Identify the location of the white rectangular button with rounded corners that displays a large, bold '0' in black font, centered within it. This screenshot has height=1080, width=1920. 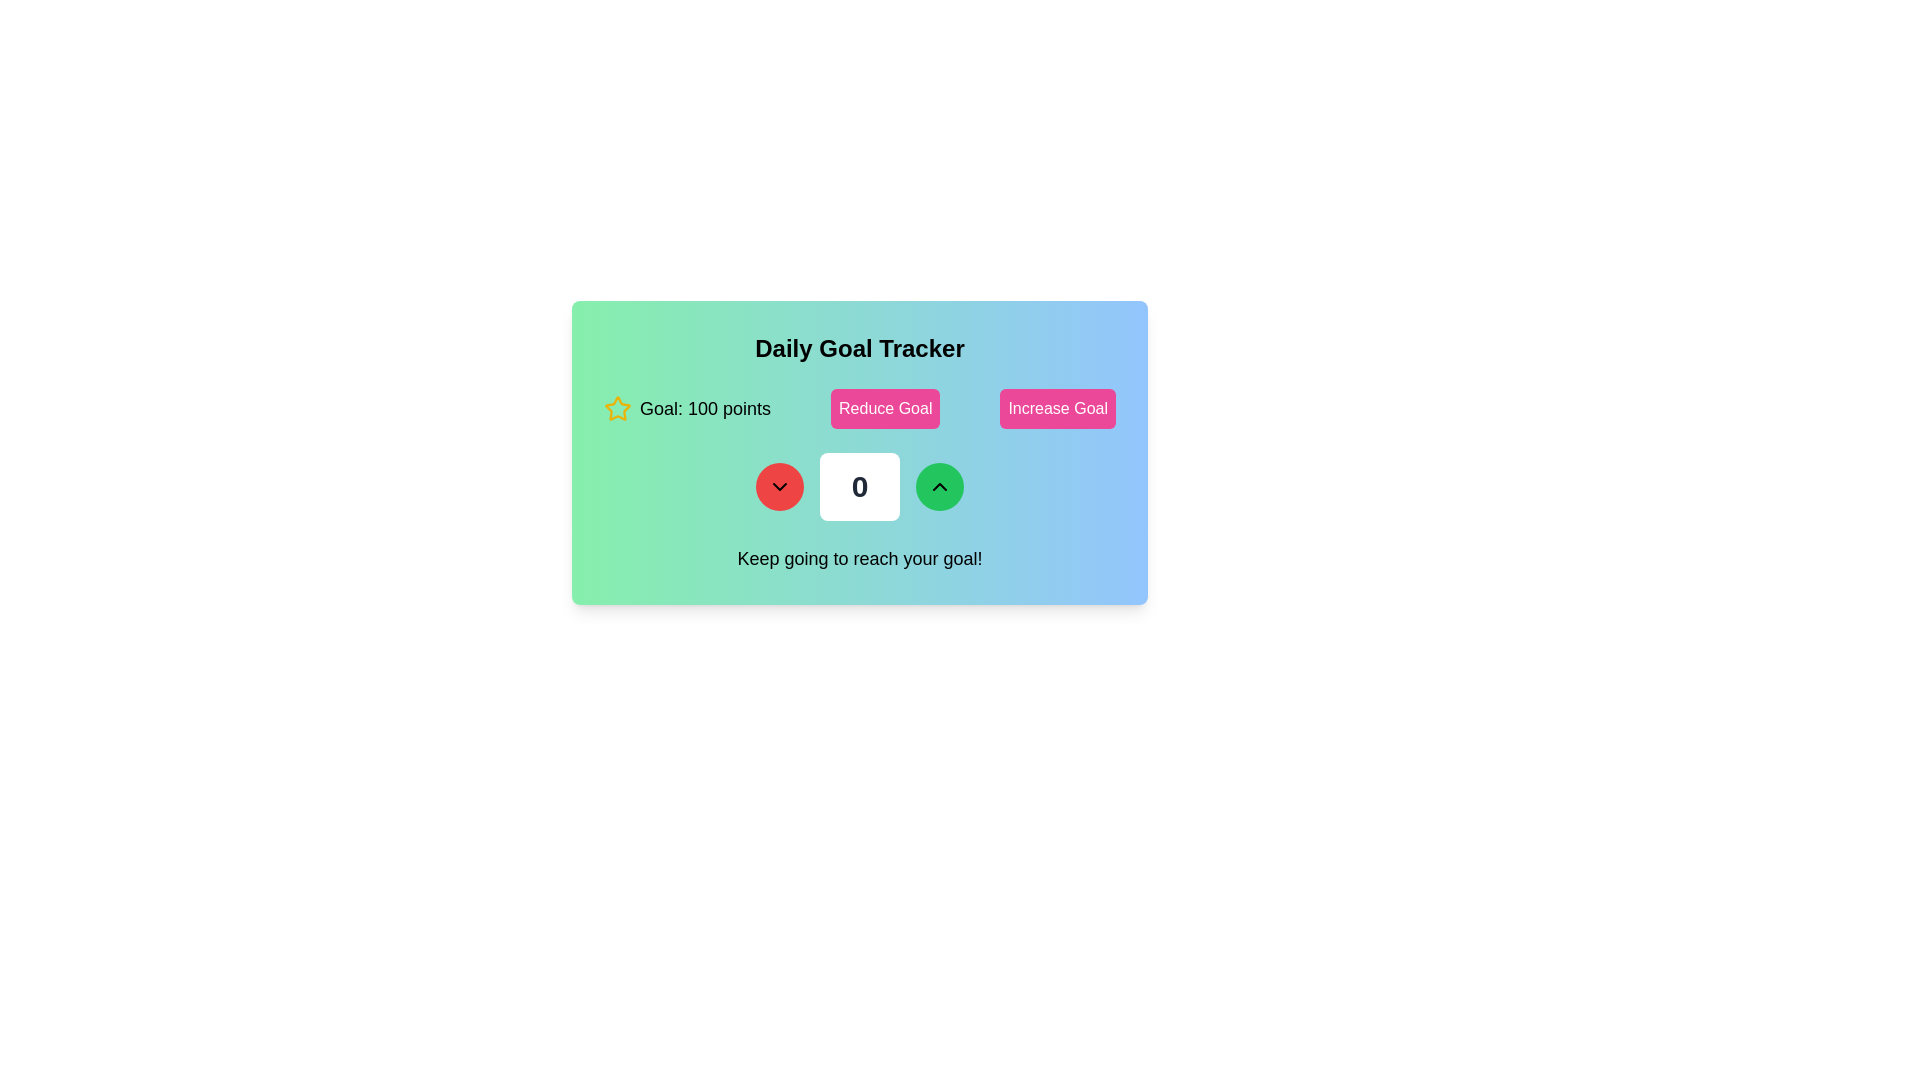
(859, 486).